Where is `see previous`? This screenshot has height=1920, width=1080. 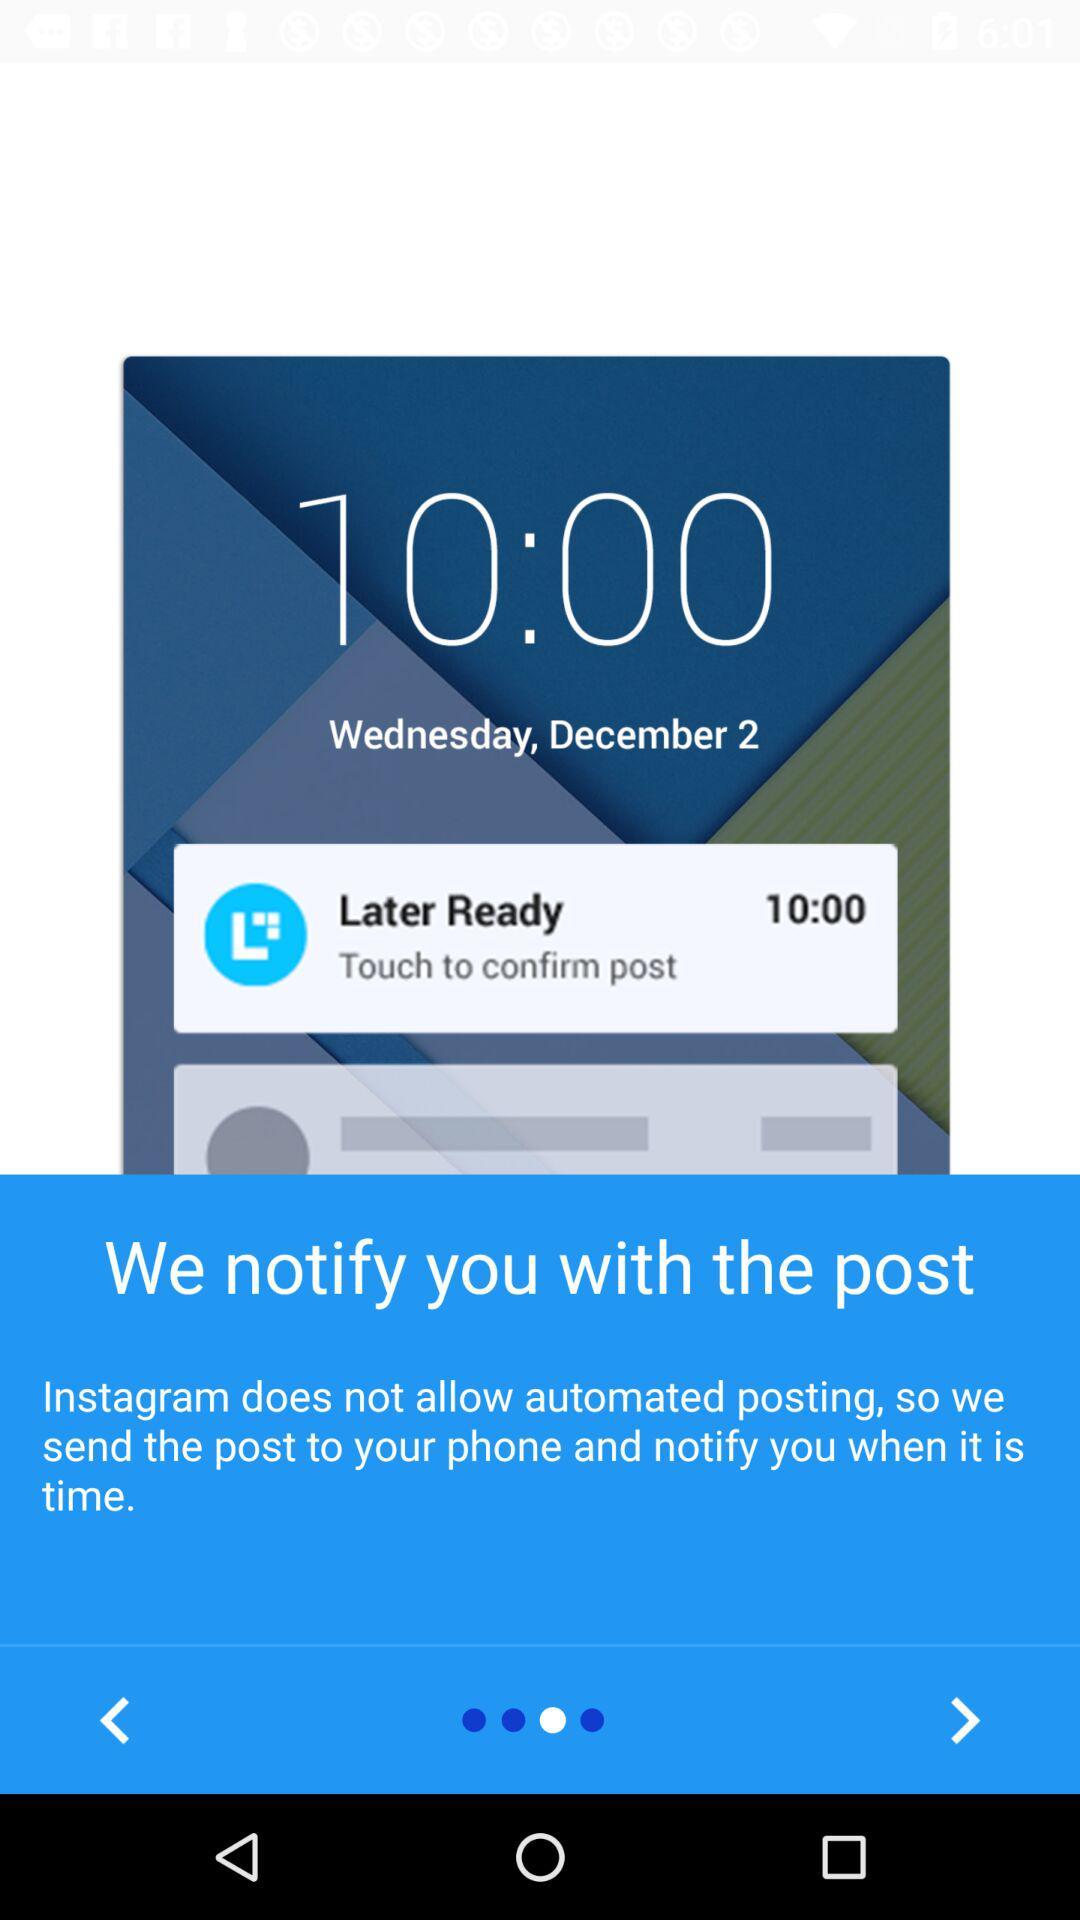
see previous is located at coordinates (115, 1719).